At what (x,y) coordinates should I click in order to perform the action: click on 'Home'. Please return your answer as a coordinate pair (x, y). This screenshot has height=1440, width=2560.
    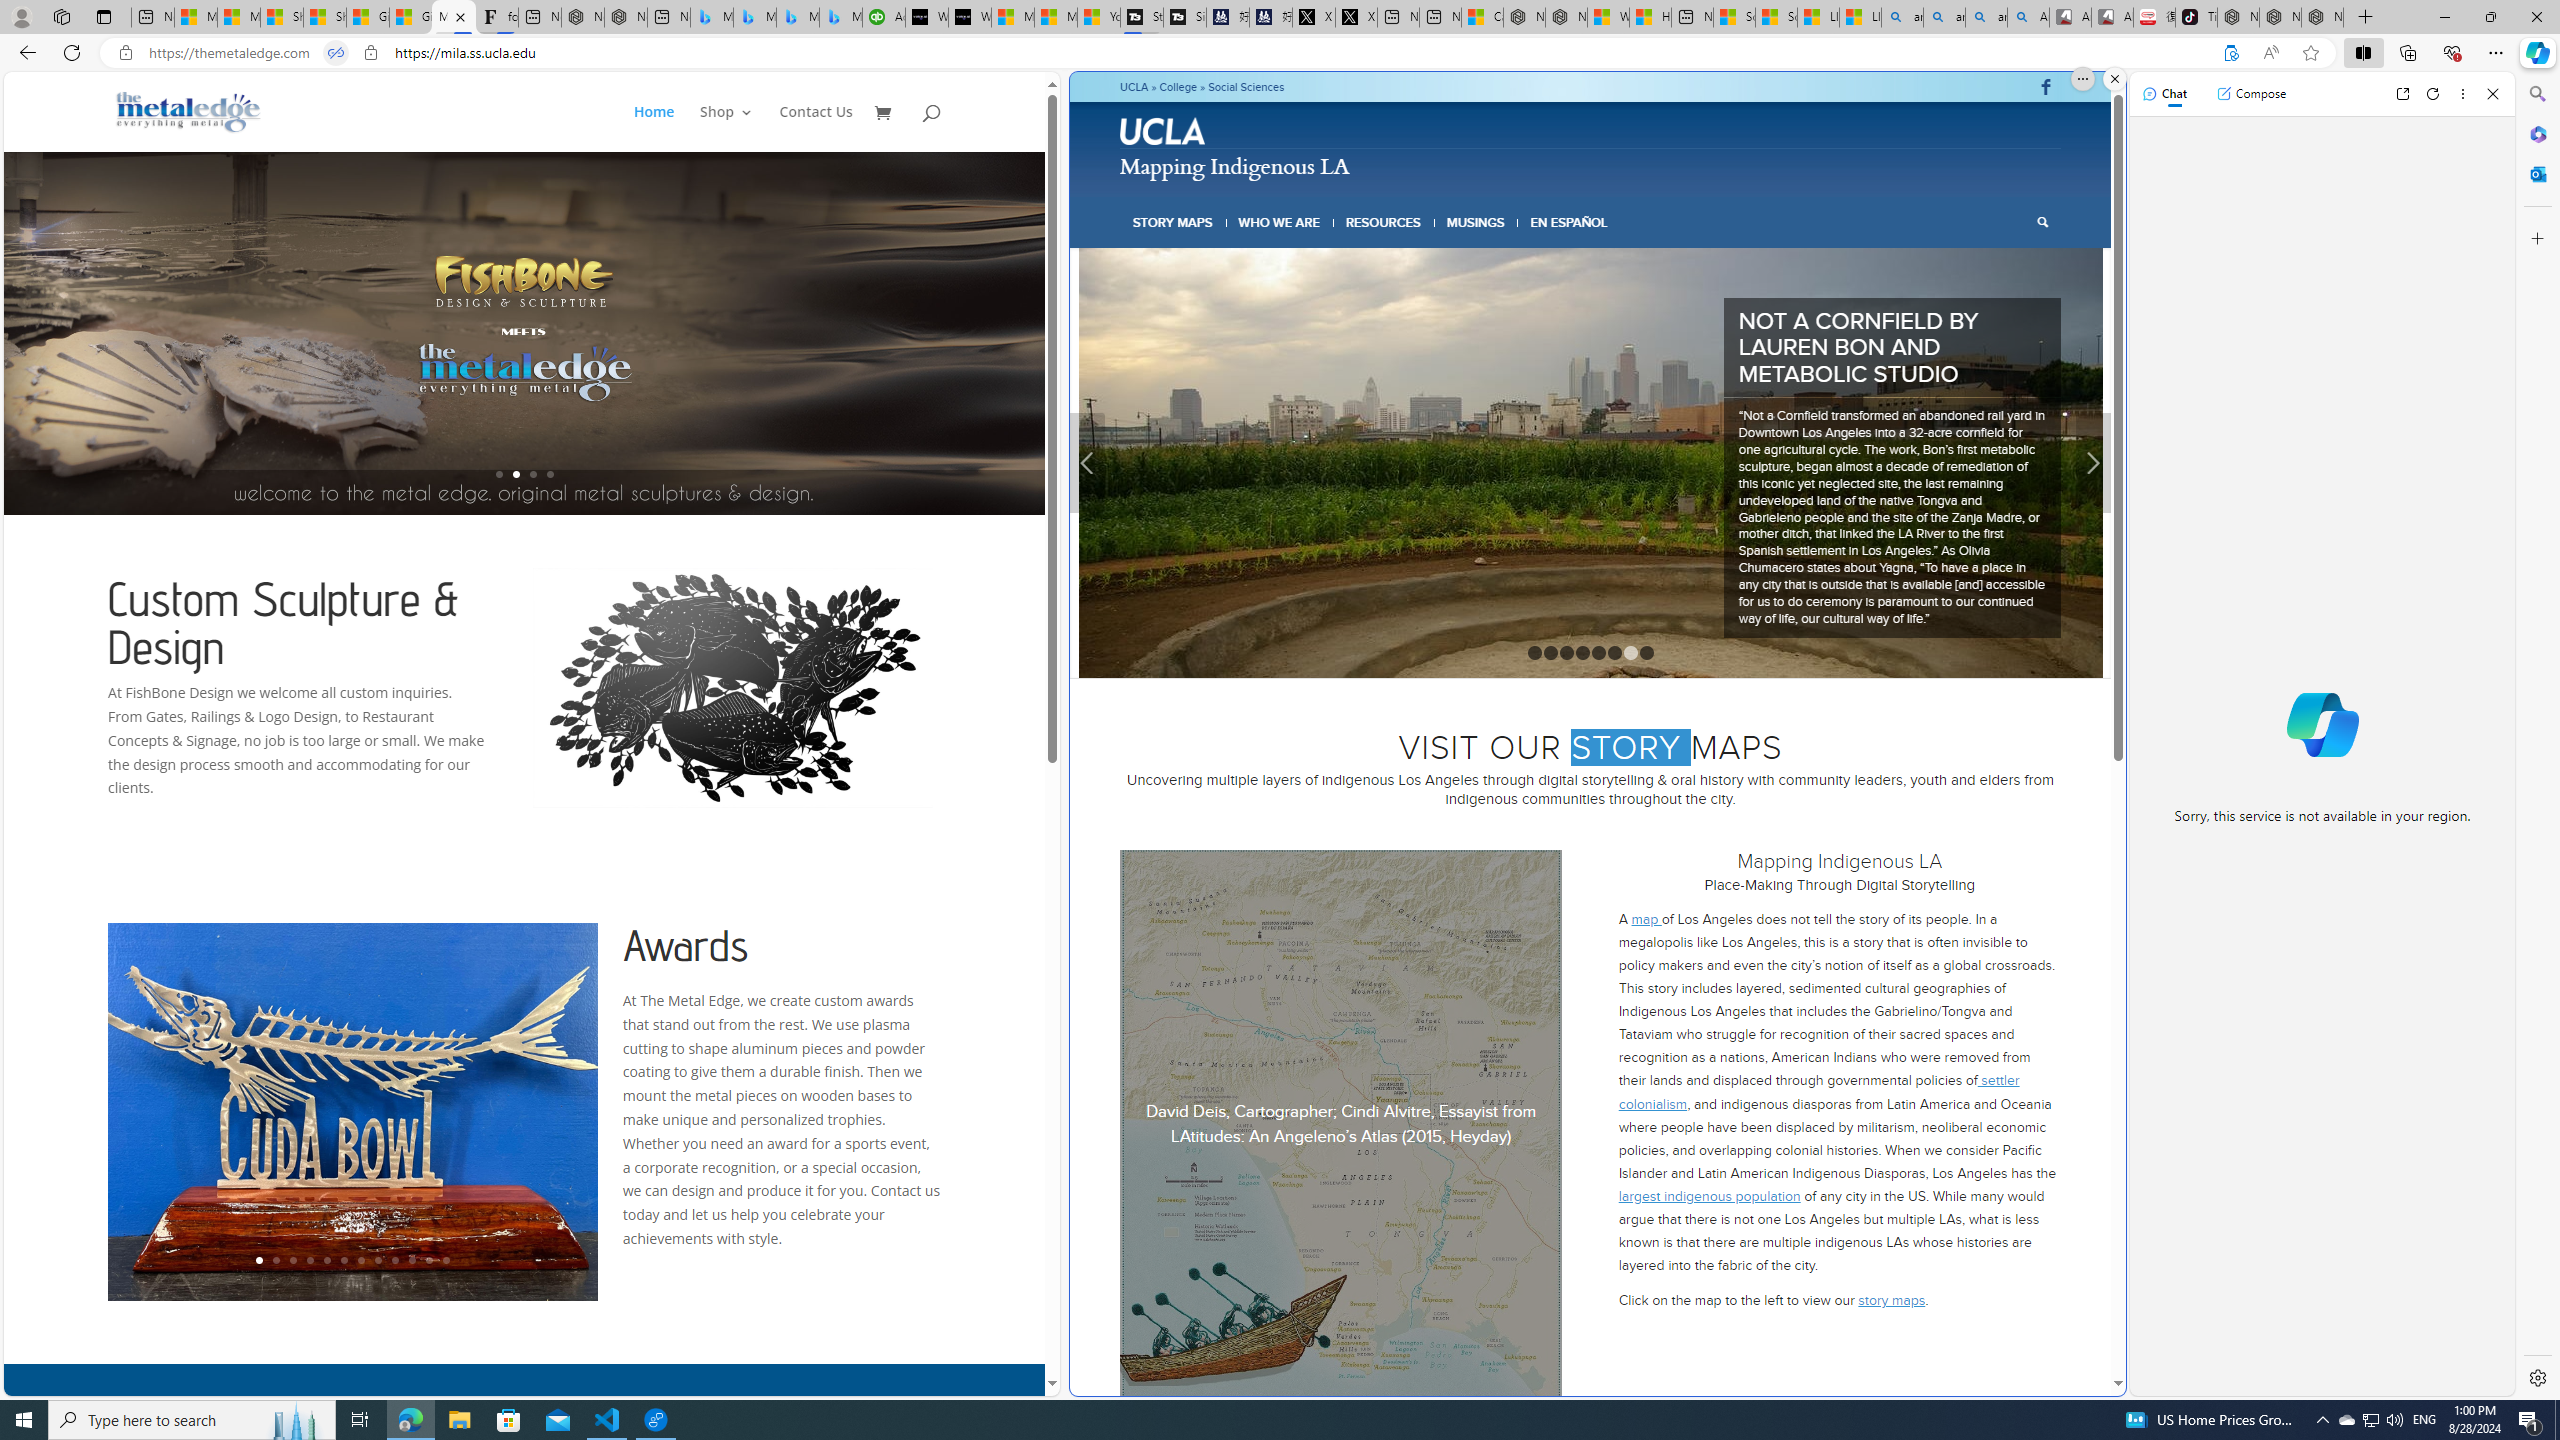
    Looking at the image, I should click on (664, 127).